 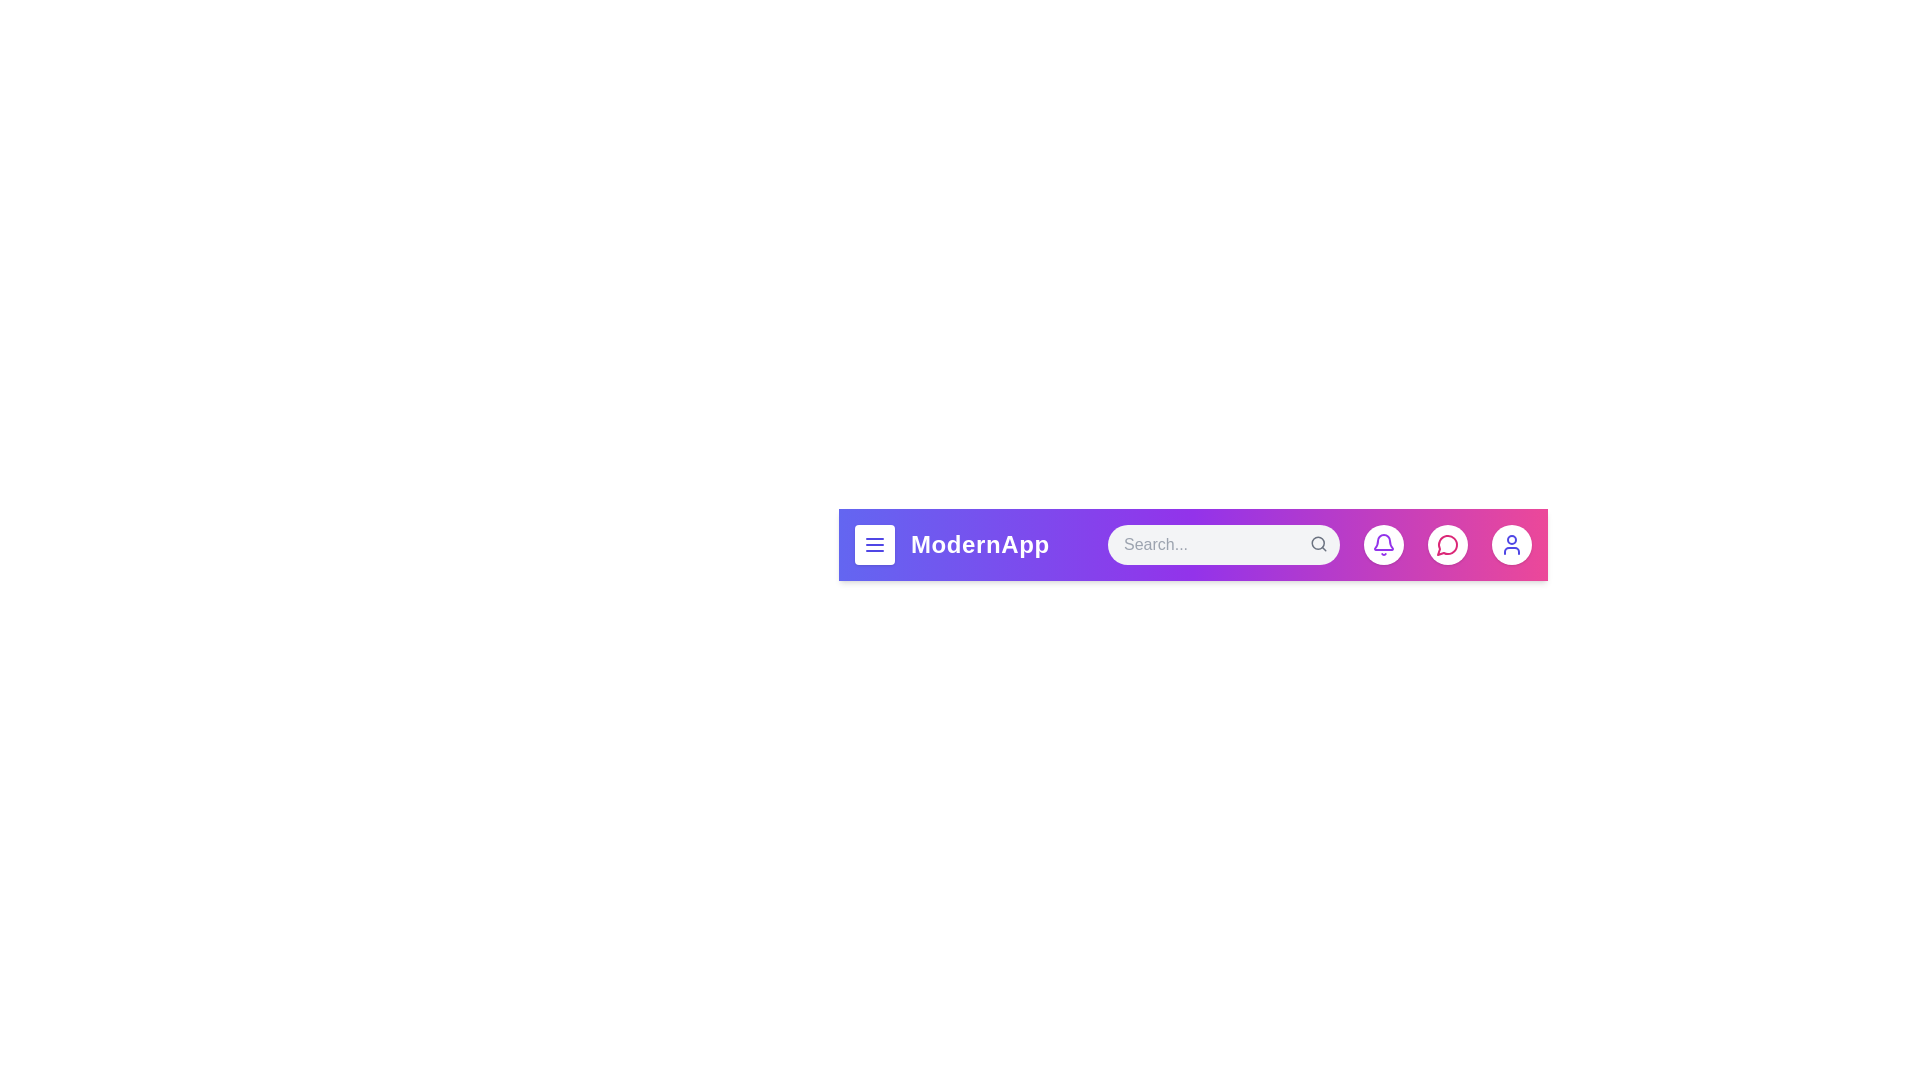 I want to click on the bell icon to activate the notification panel, so click(x=1382, y=544).